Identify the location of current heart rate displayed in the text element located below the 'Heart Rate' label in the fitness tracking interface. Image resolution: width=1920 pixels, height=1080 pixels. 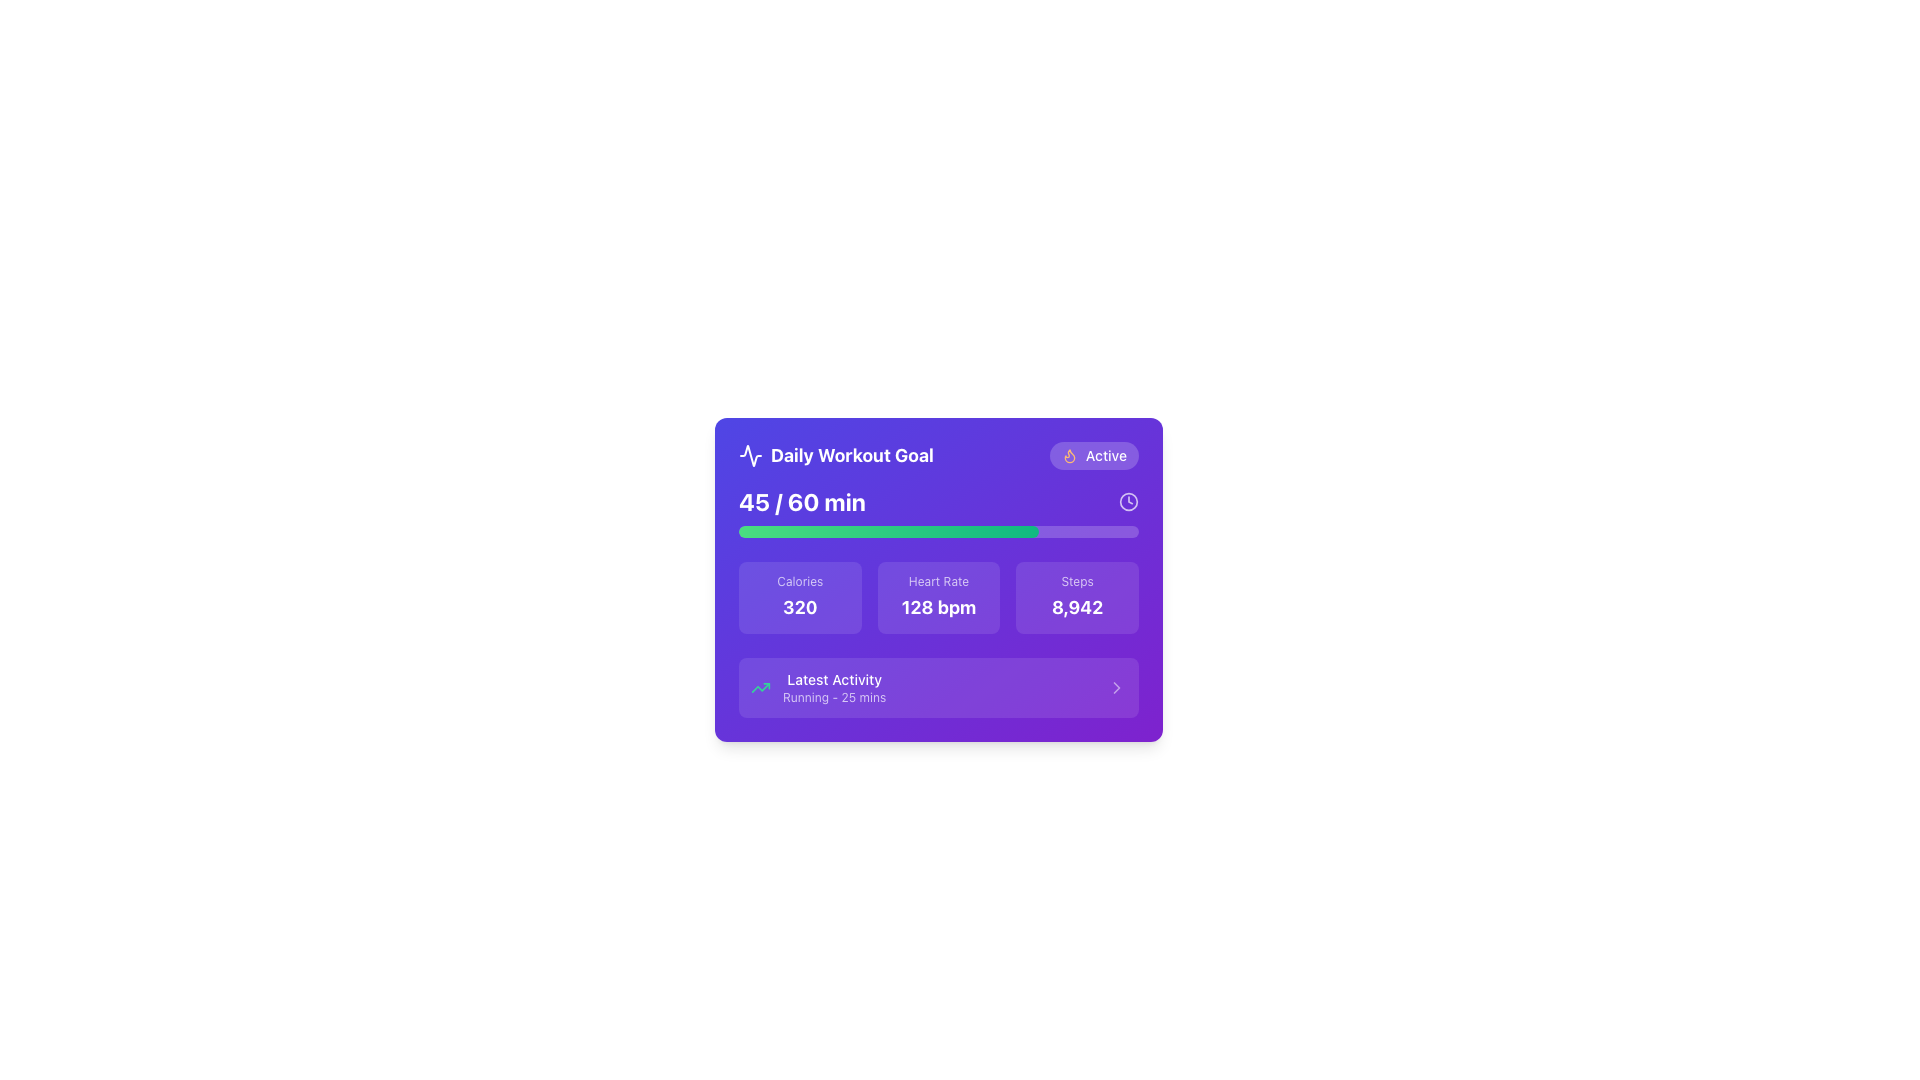
(938, 607).